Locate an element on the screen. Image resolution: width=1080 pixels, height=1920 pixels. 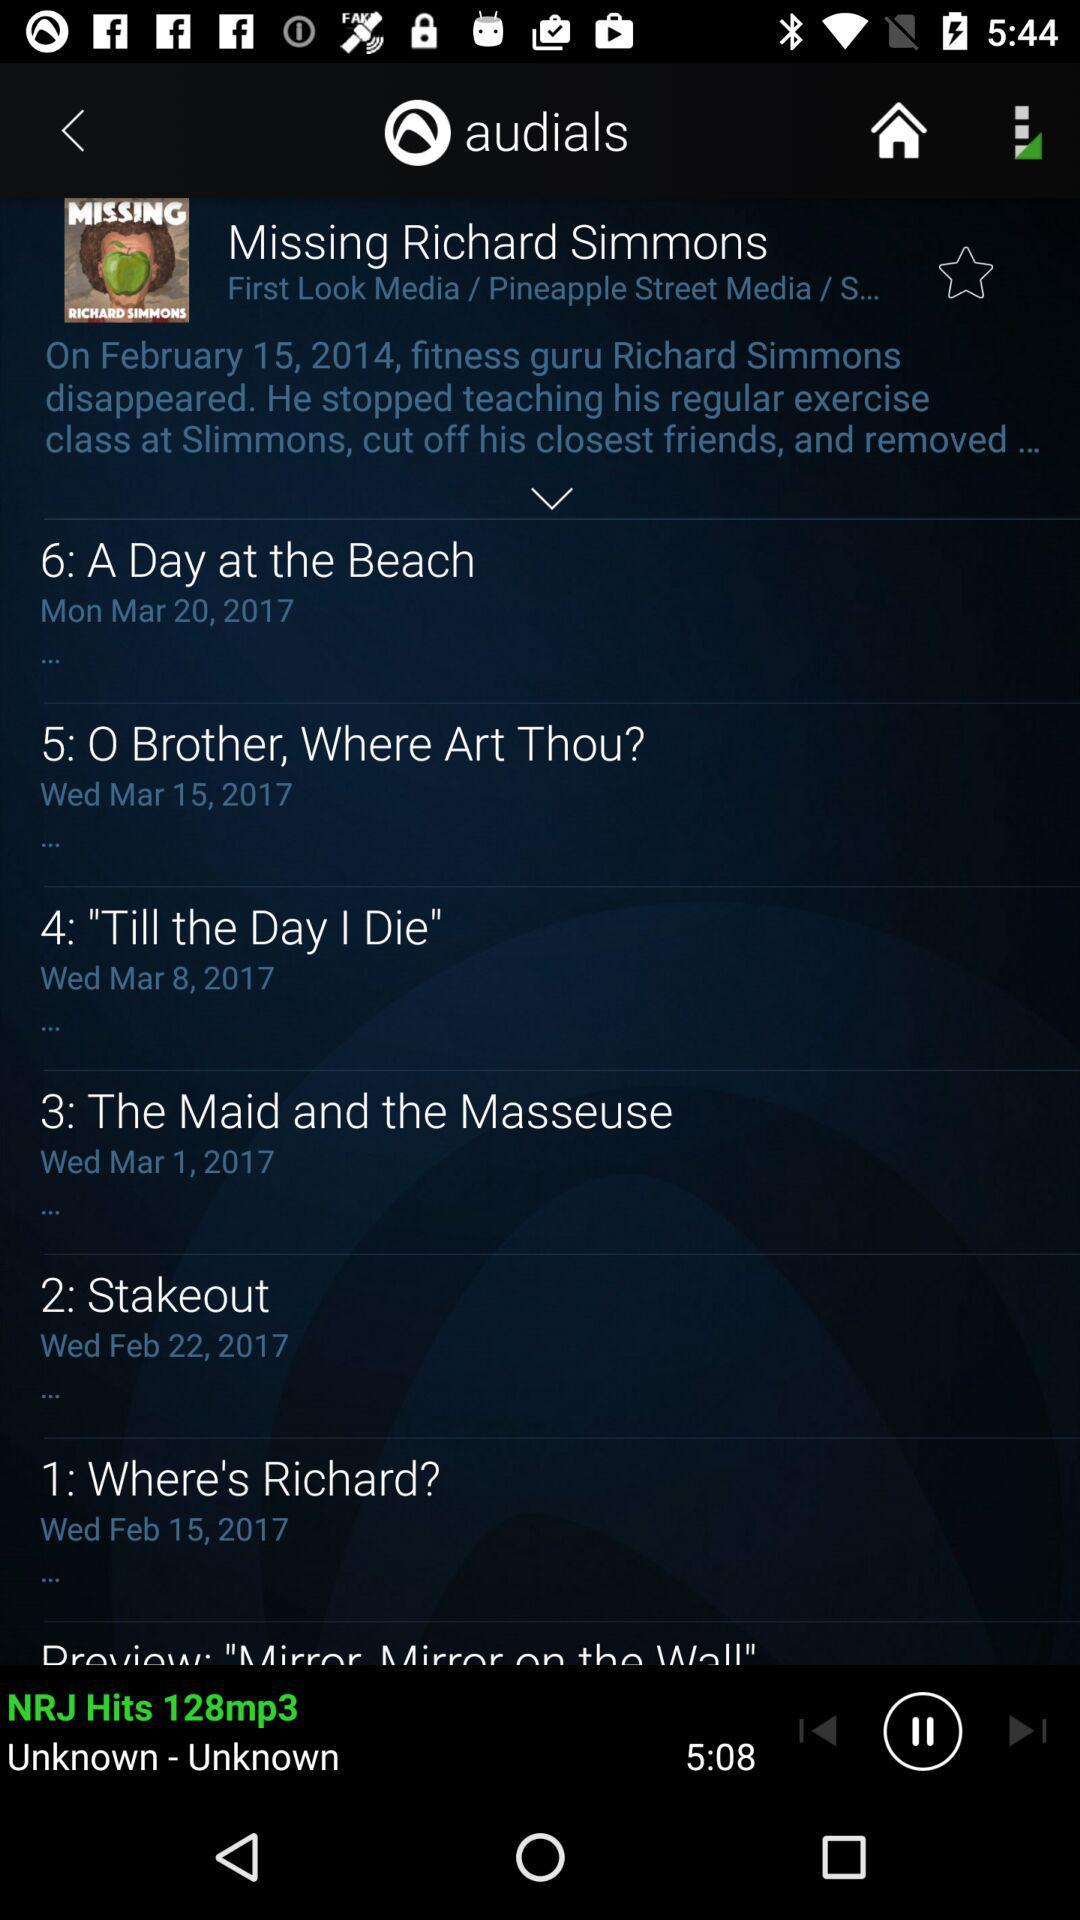
the icon left to the audials is located at coordinates (416, 129).